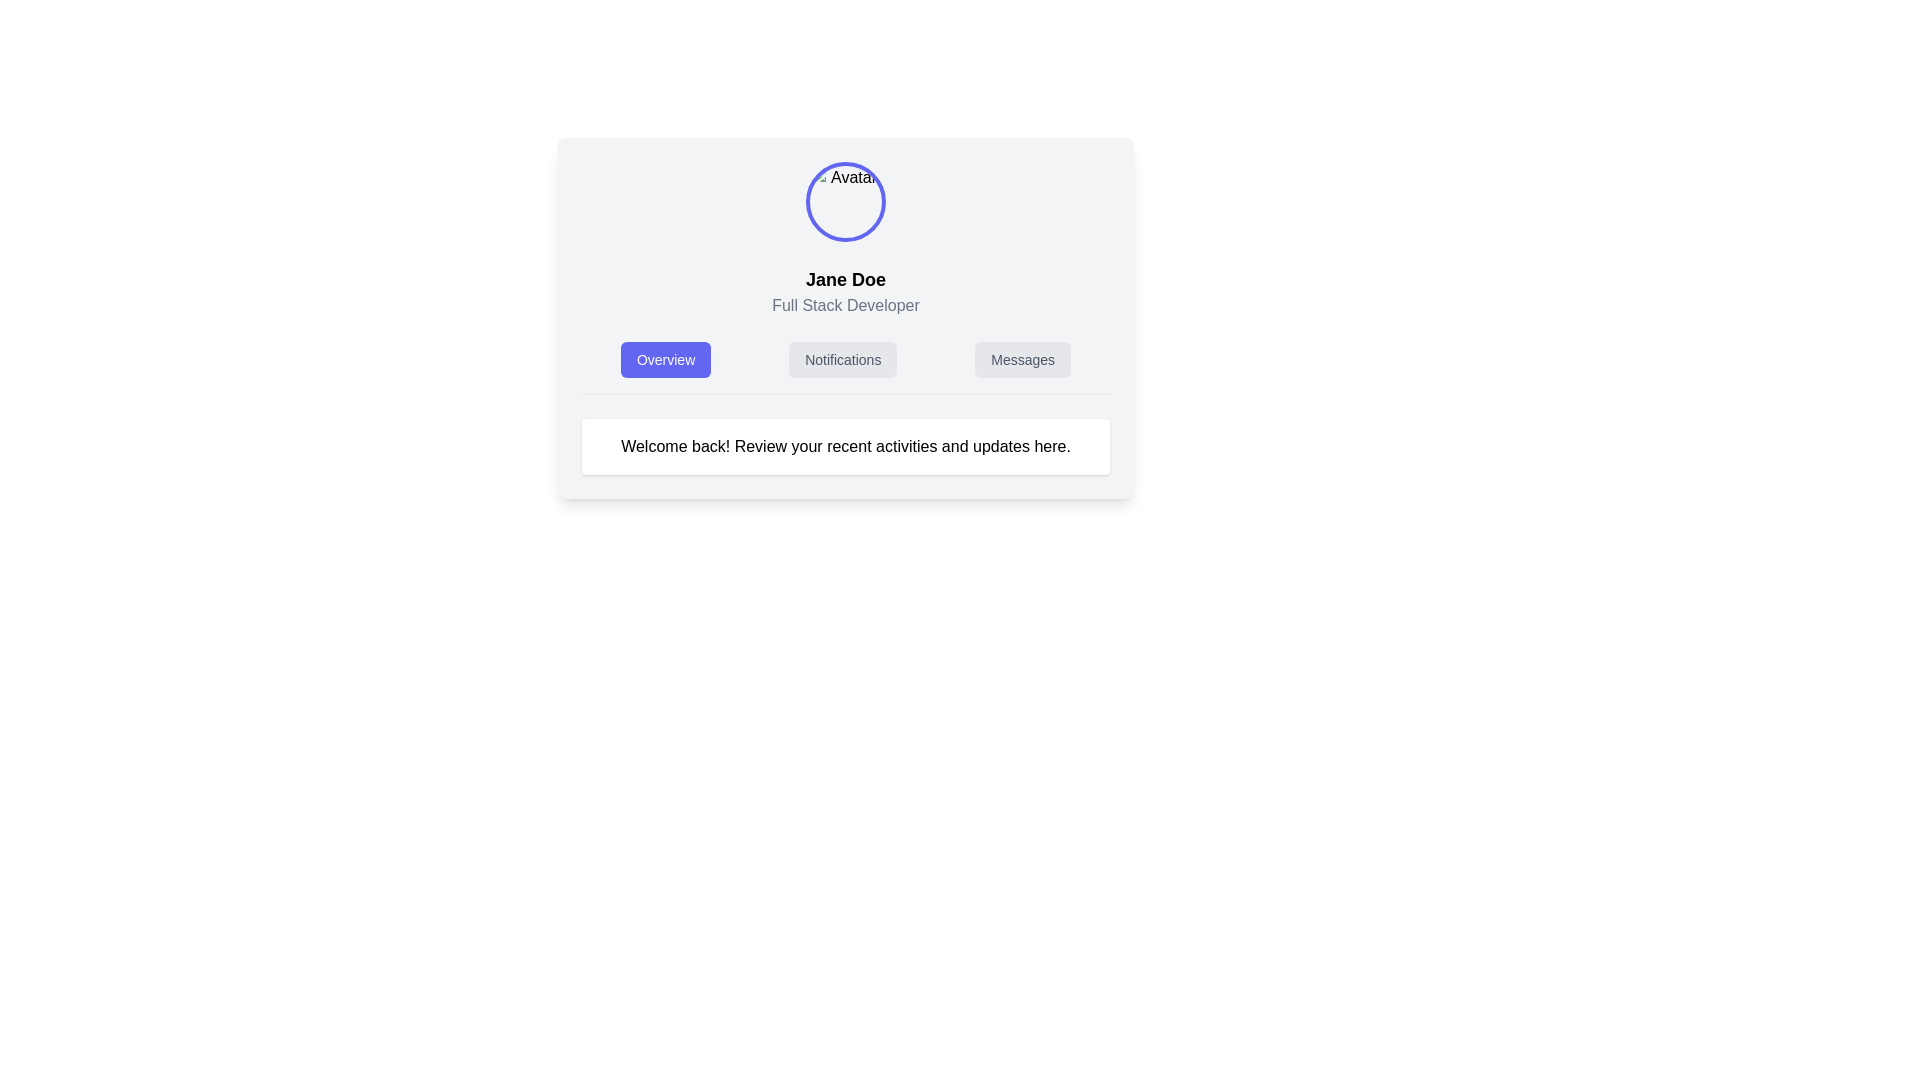 The image size is (1920, 1080). What do you see at coordinates (666, 358) in the screenshot?
I see `the 'Overview' button, which is a blue button with white text in a rounded rectangular shape, located in the central section of the interface` at bounding box center [666, 358].